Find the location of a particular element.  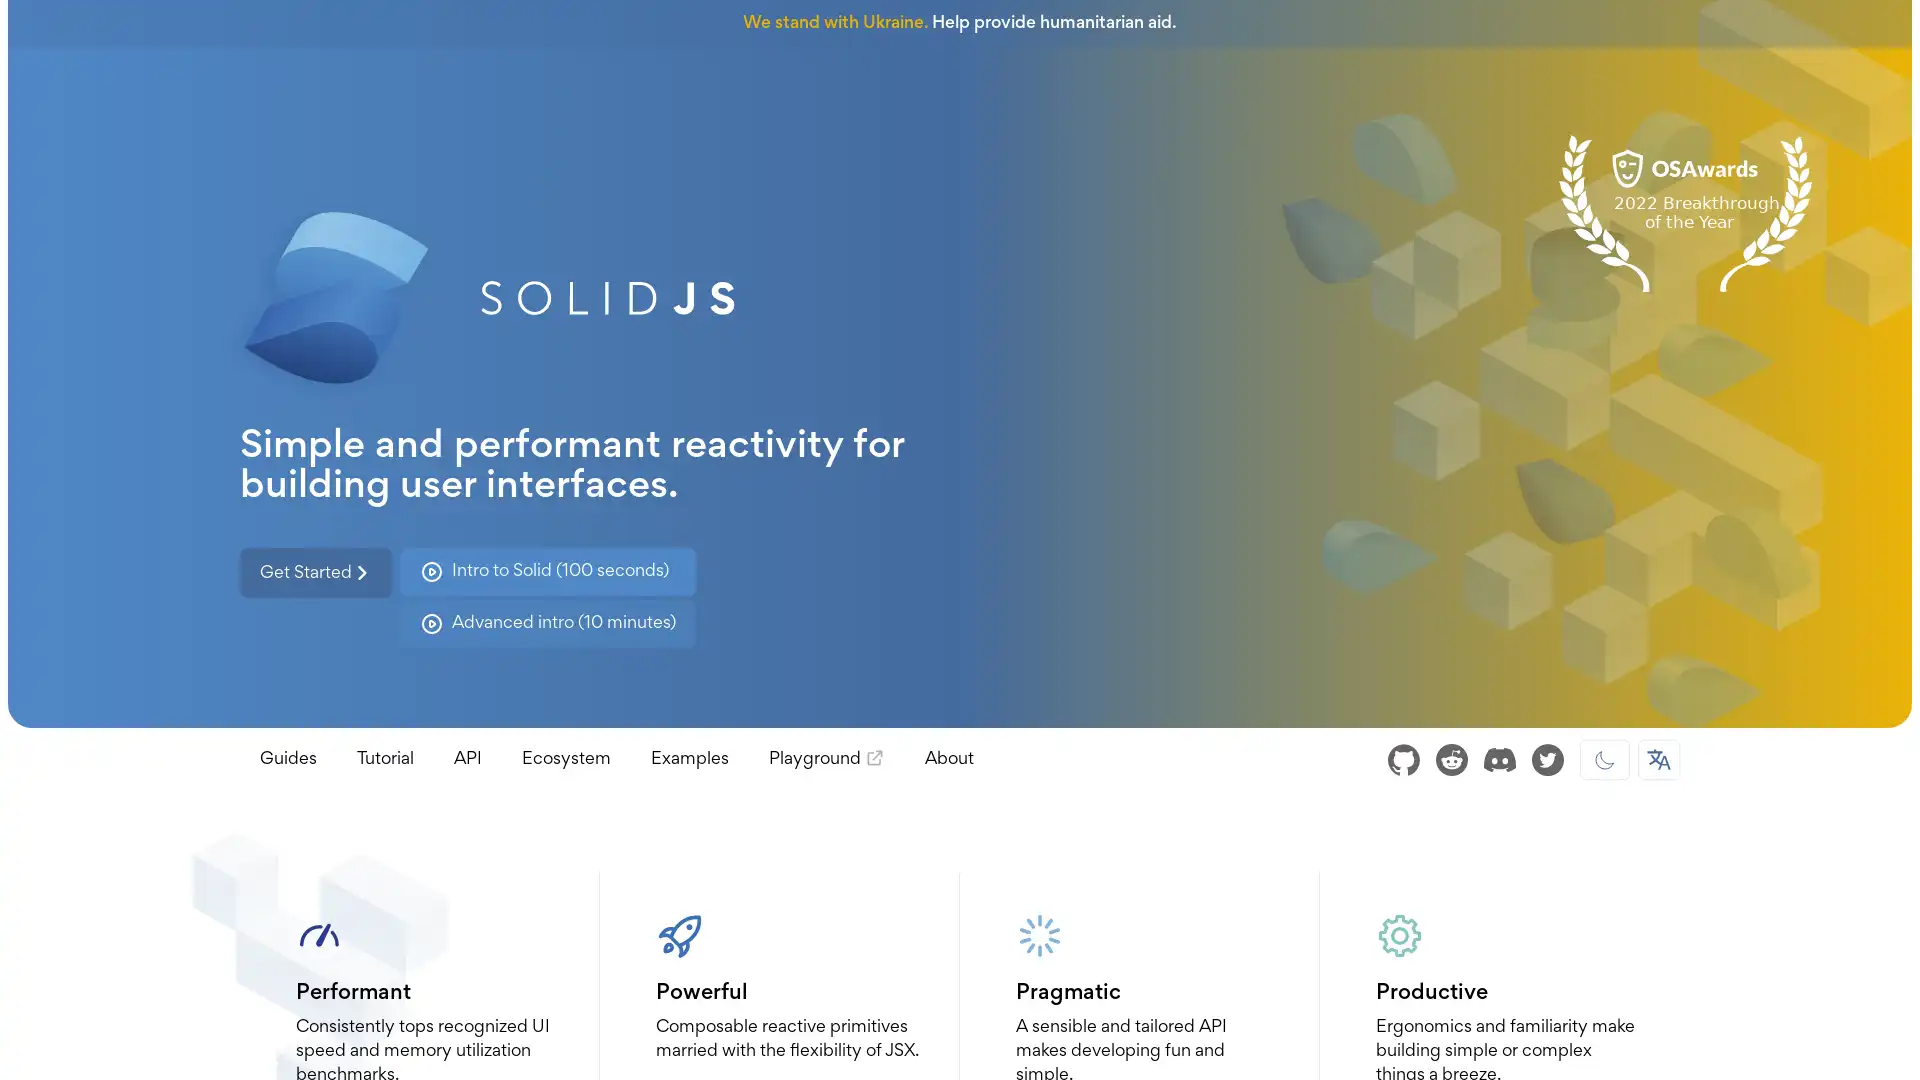

Select Language is located at coordinates (1659, 759).